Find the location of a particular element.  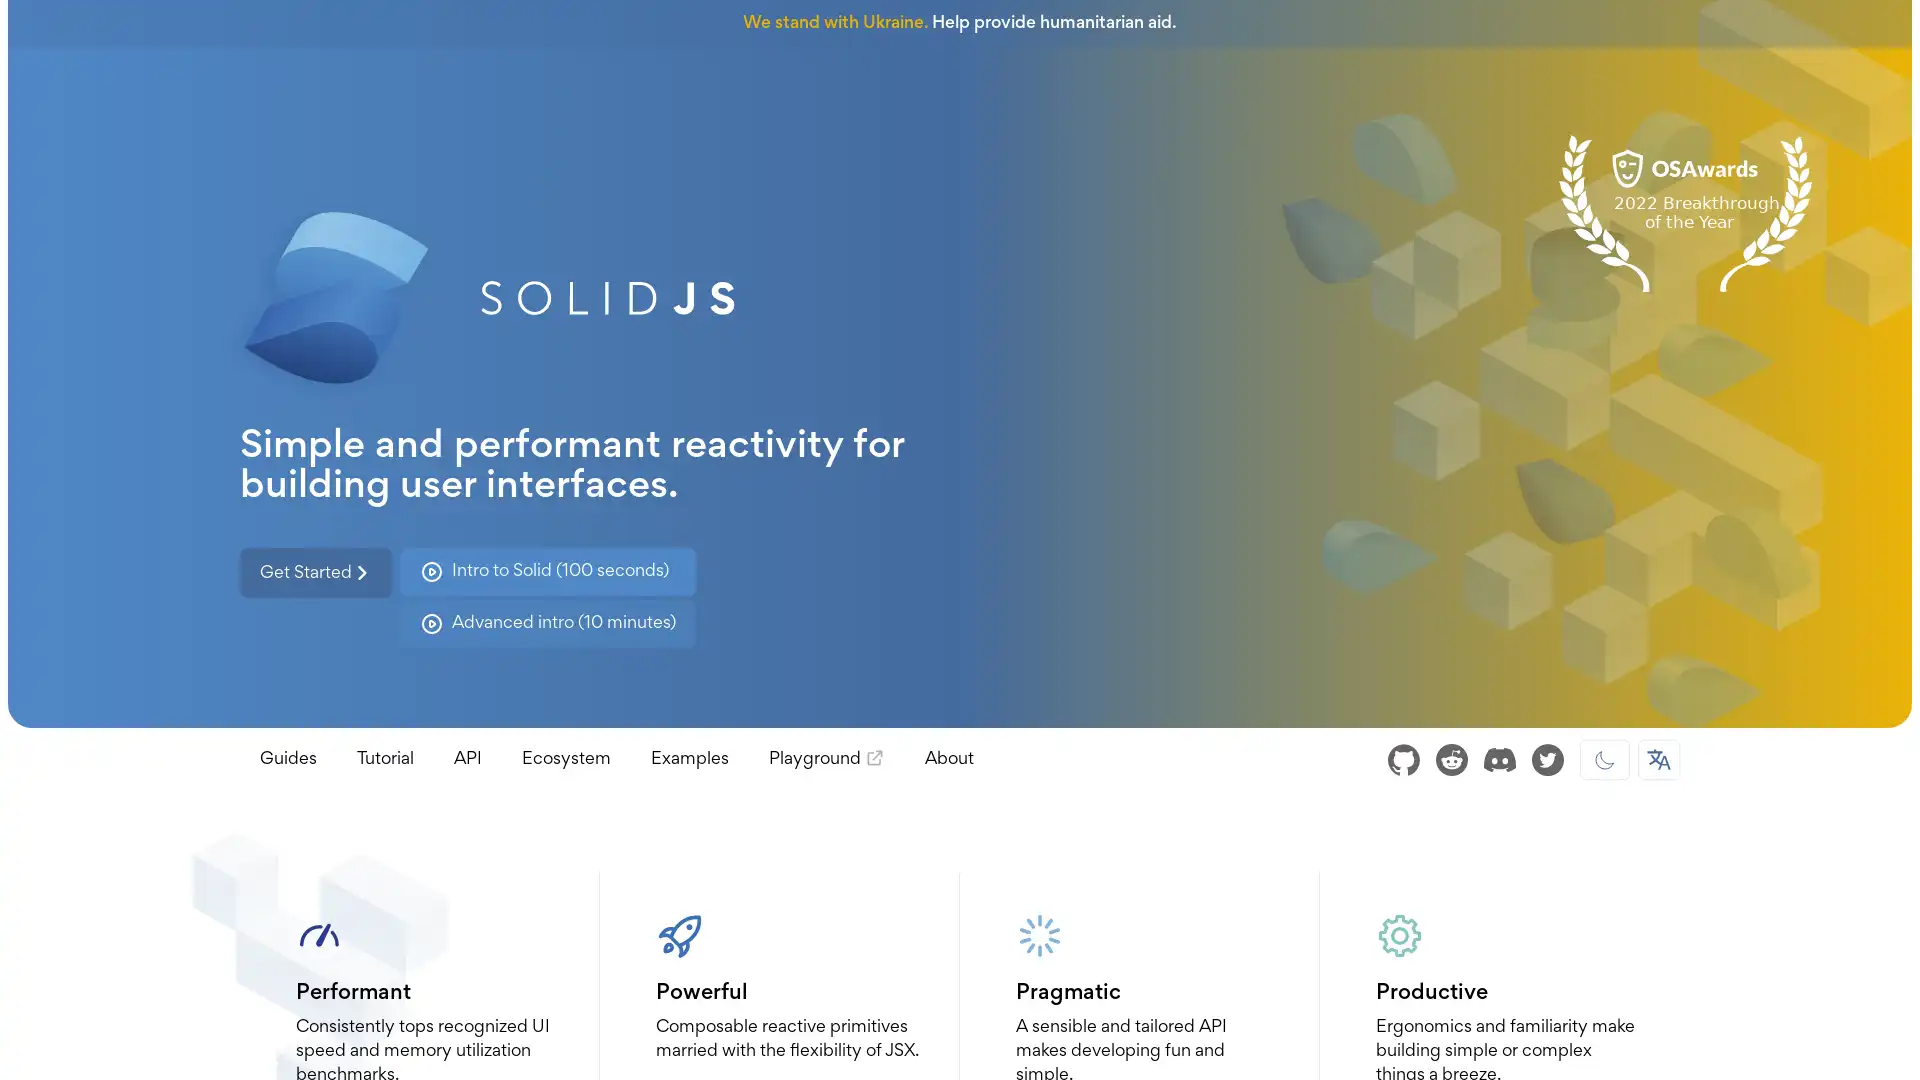

Select Language is located at coordinates (1659, 759).